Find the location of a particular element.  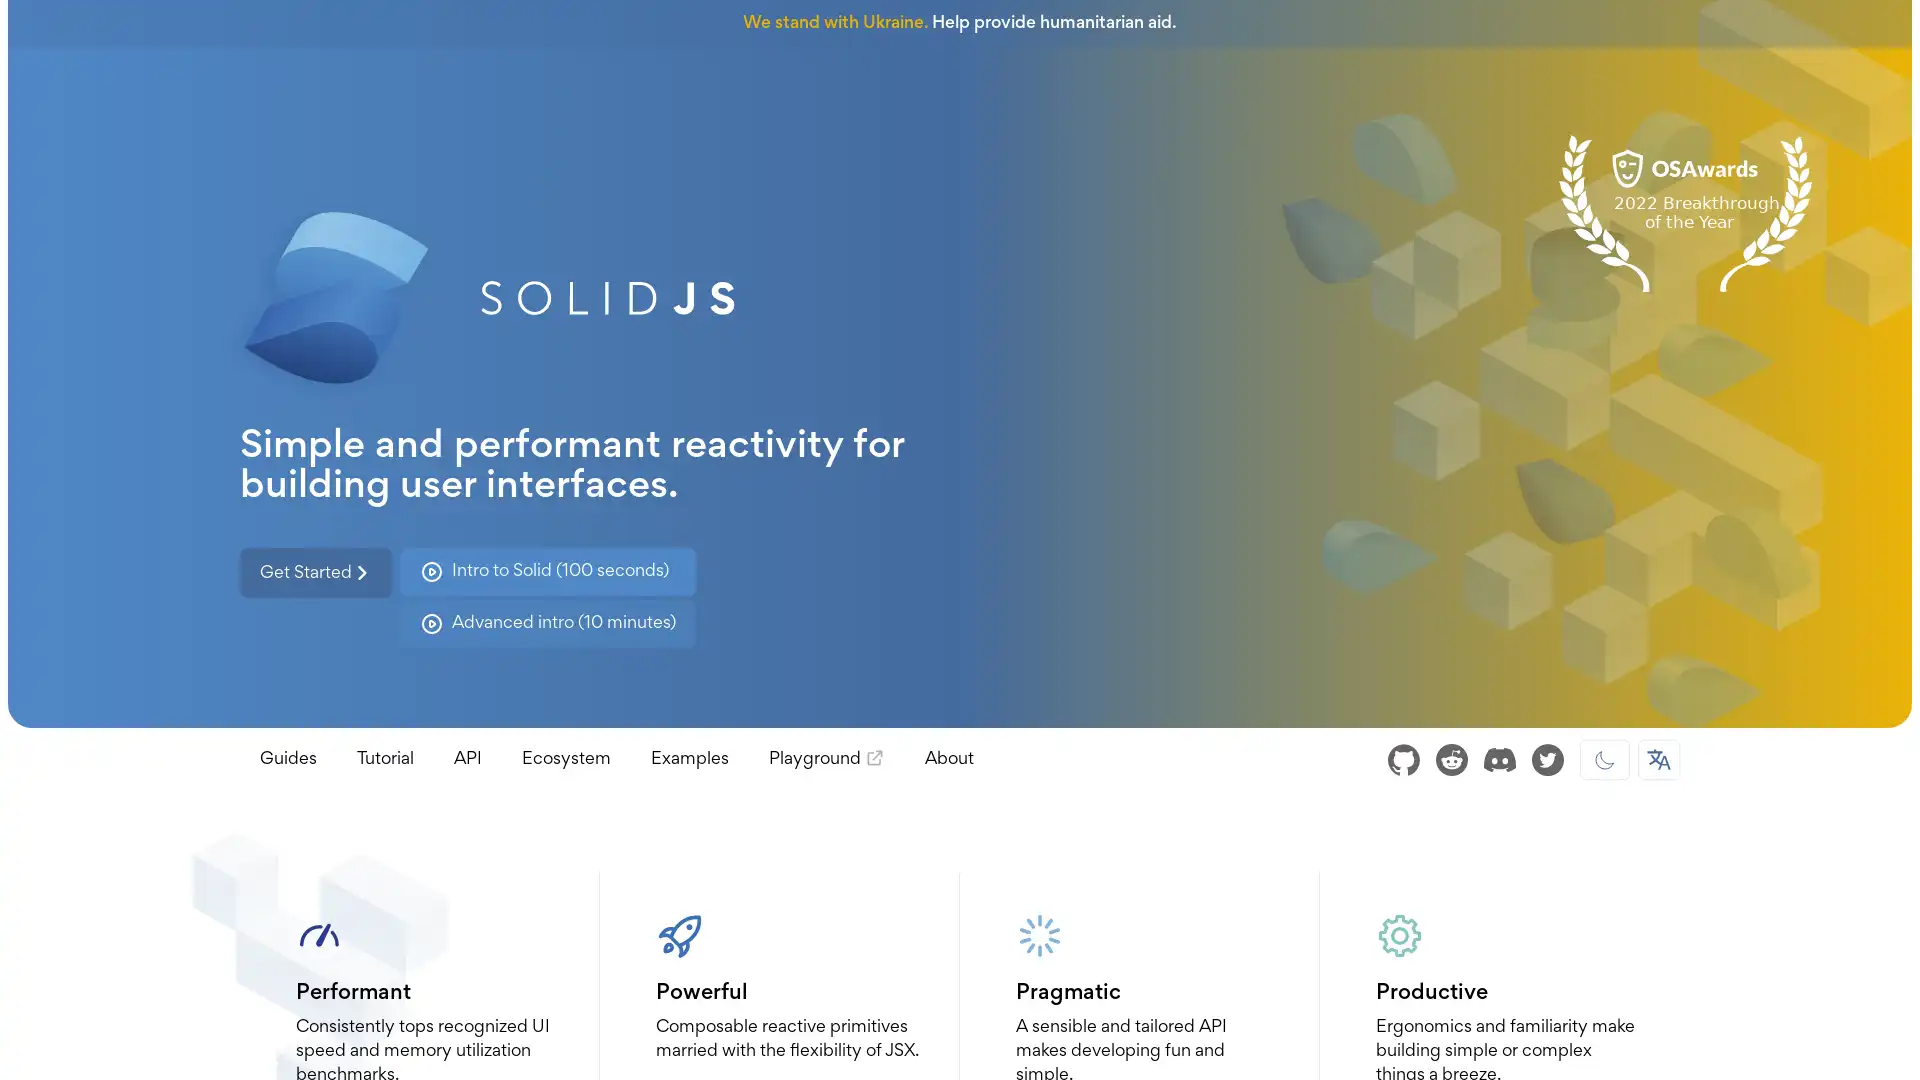

Select Language is located at coordinates (1659, 759).